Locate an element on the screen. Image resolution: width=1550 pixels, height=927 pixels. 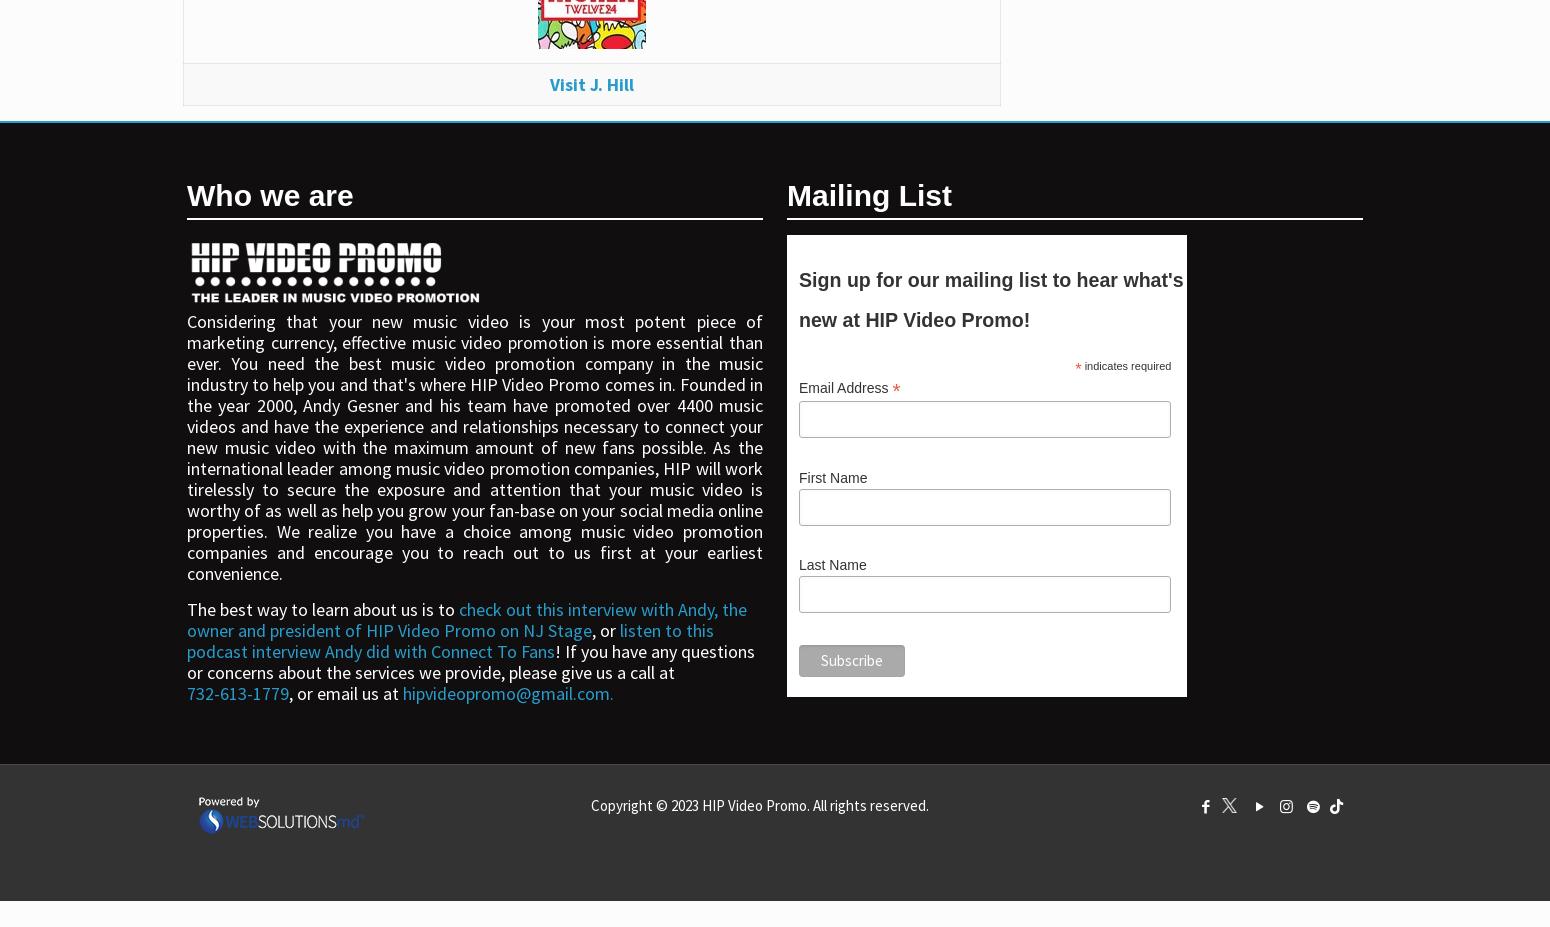
', or' is located at coordinates (606, 628).